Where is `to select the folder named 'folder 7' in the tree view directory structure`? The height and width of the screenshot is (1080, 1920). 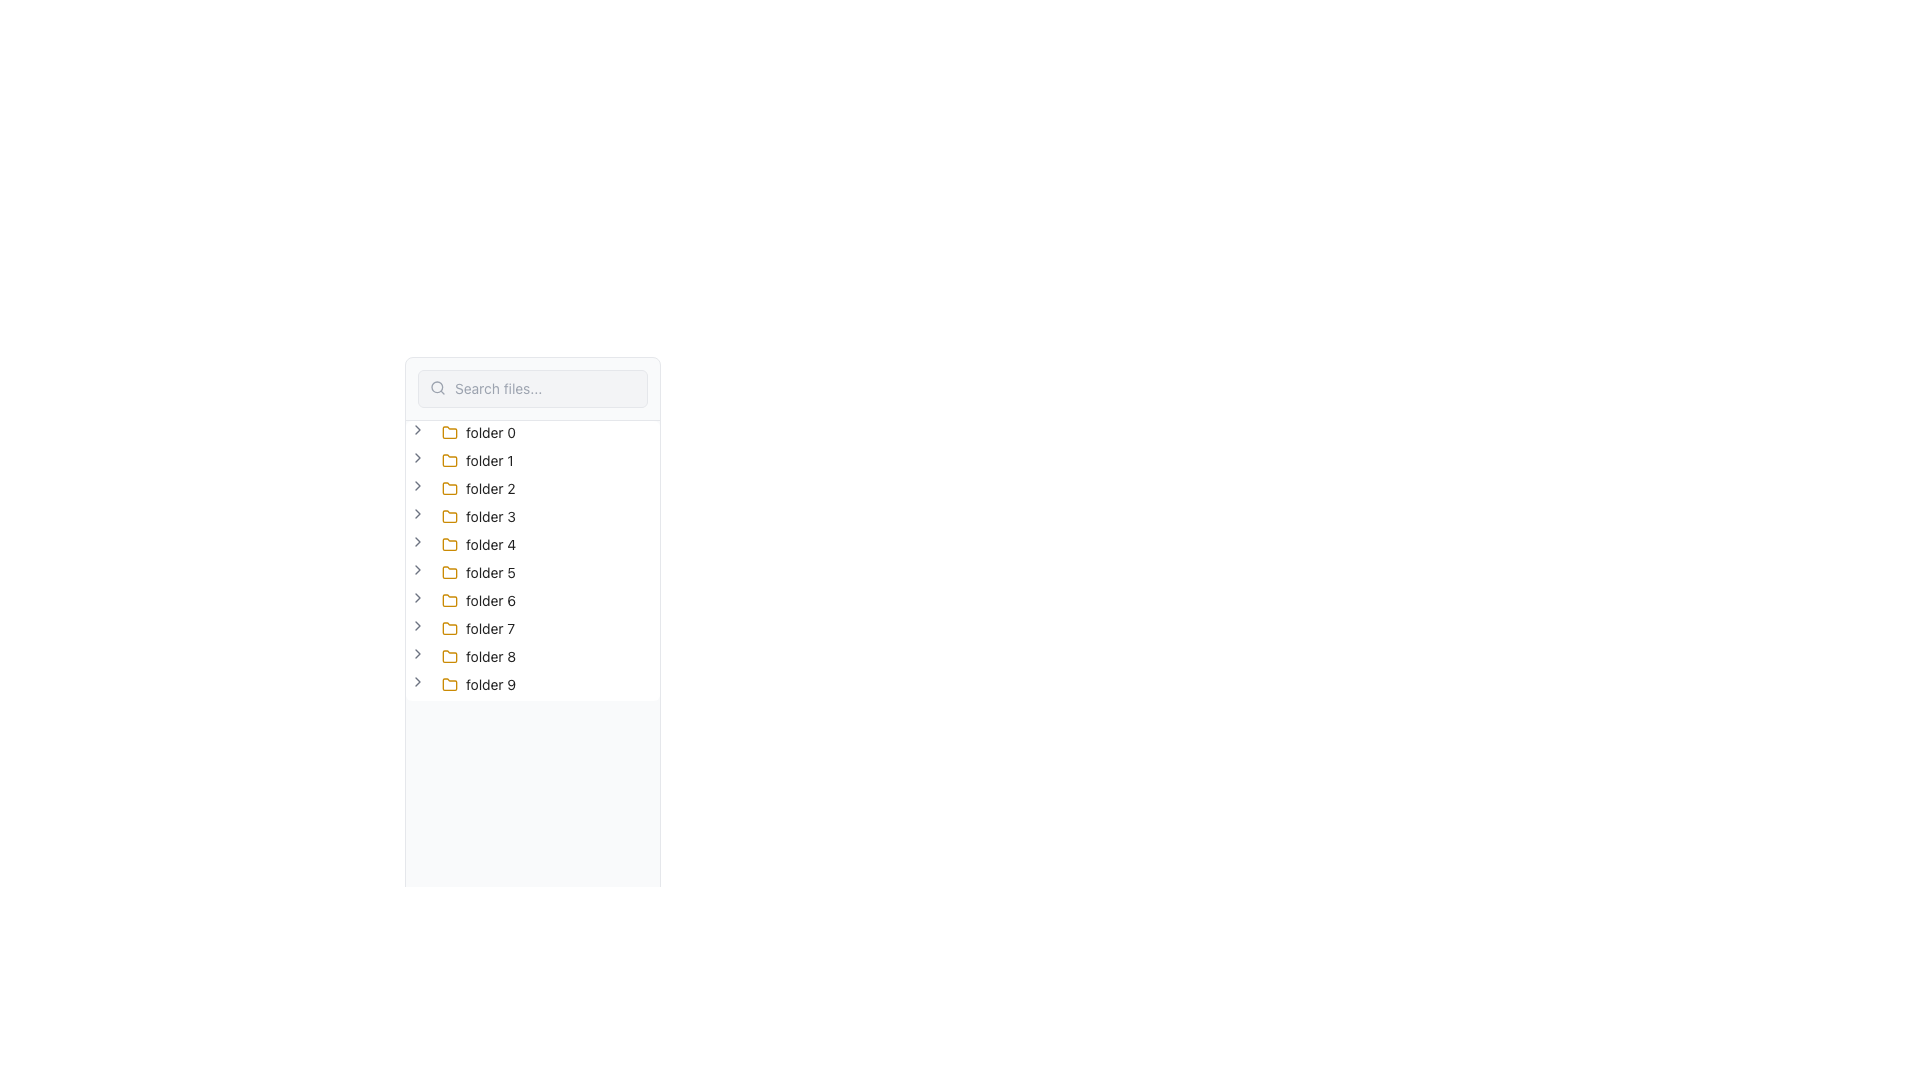
to select the folder named 'folder 7' in the tree view directory structure is located at coordinates (477, 627).